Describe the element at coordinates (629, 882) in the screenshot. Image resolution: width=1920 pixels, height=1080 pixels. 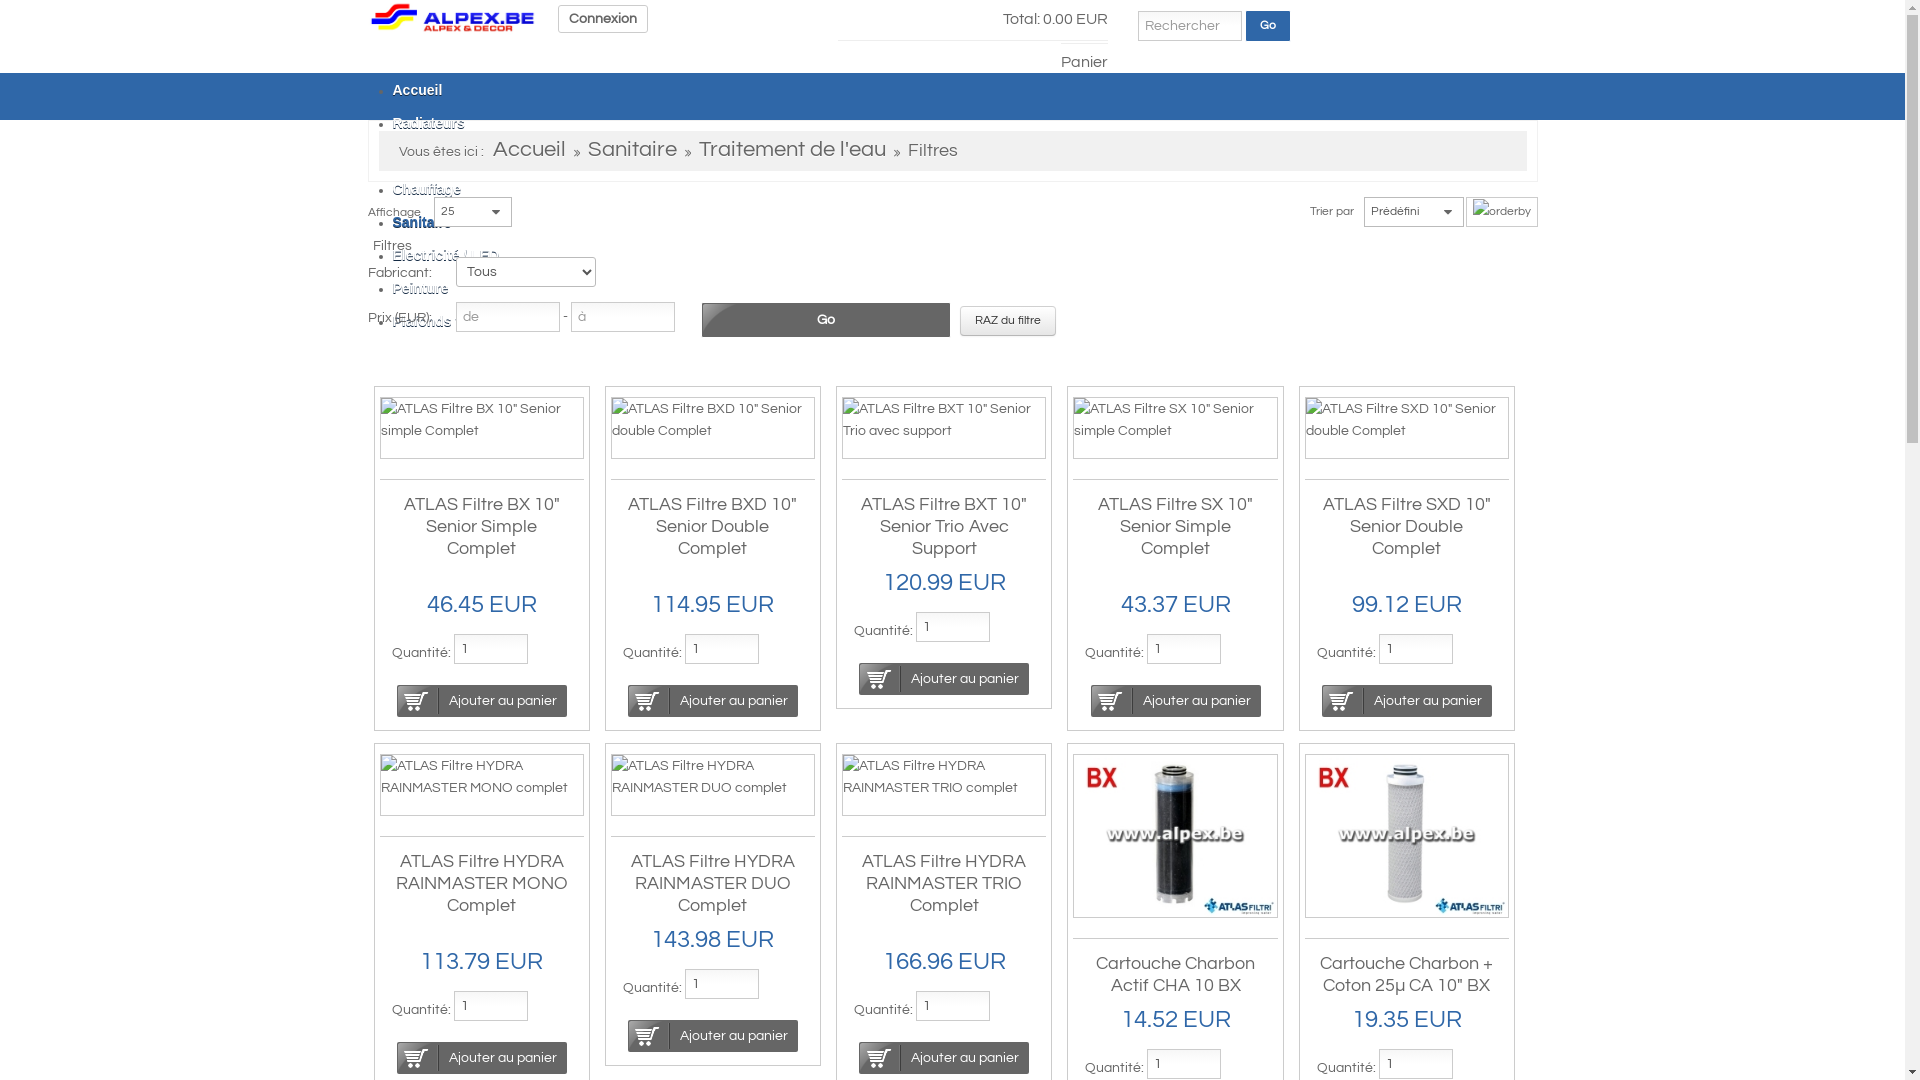
I see `'ATLAS Filtre HYDRA RAINMASTER DUO Complet'` at that location.